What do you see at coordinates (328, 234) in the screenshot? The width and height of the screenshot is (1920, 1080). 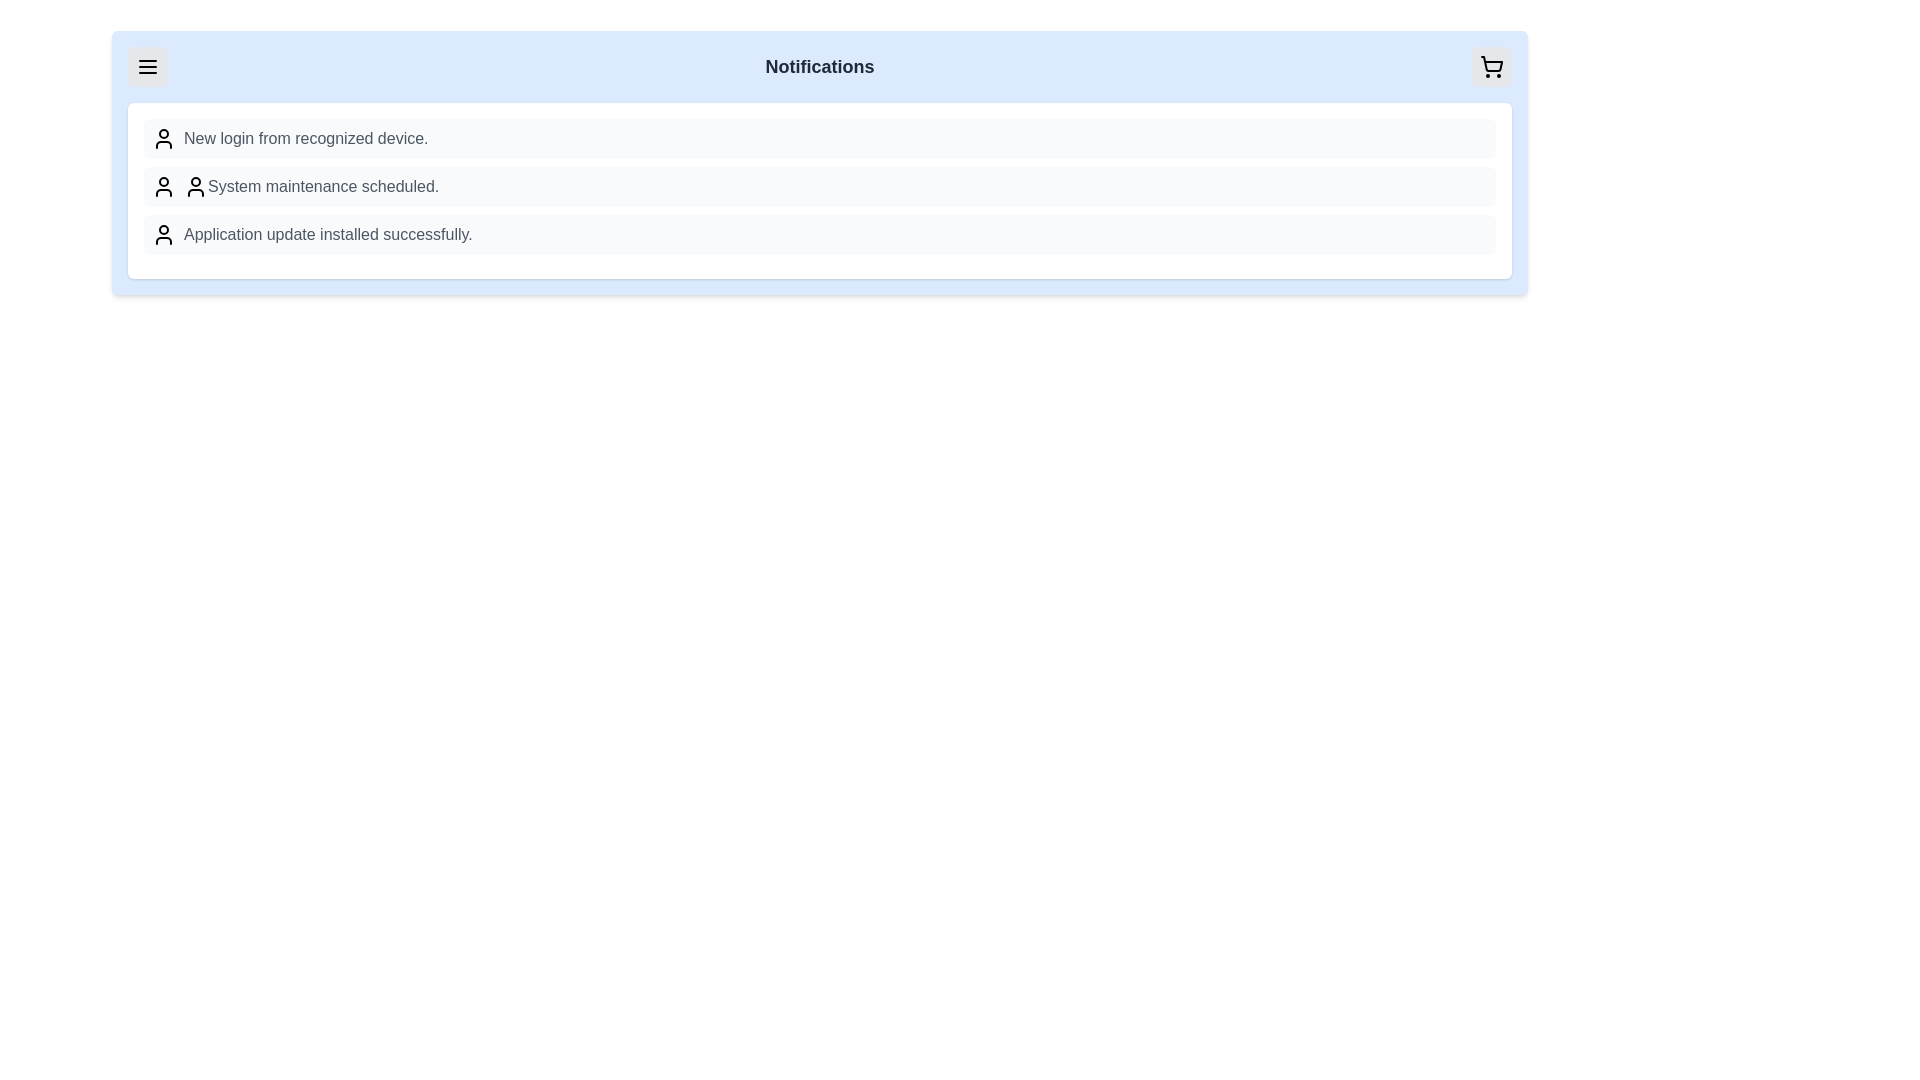 I see `informational notification text label that indicates the successful installation of an application update, located as the third item in a vertically stacked list of notifications to the right of the user icon` at bounding box center [328, 234].